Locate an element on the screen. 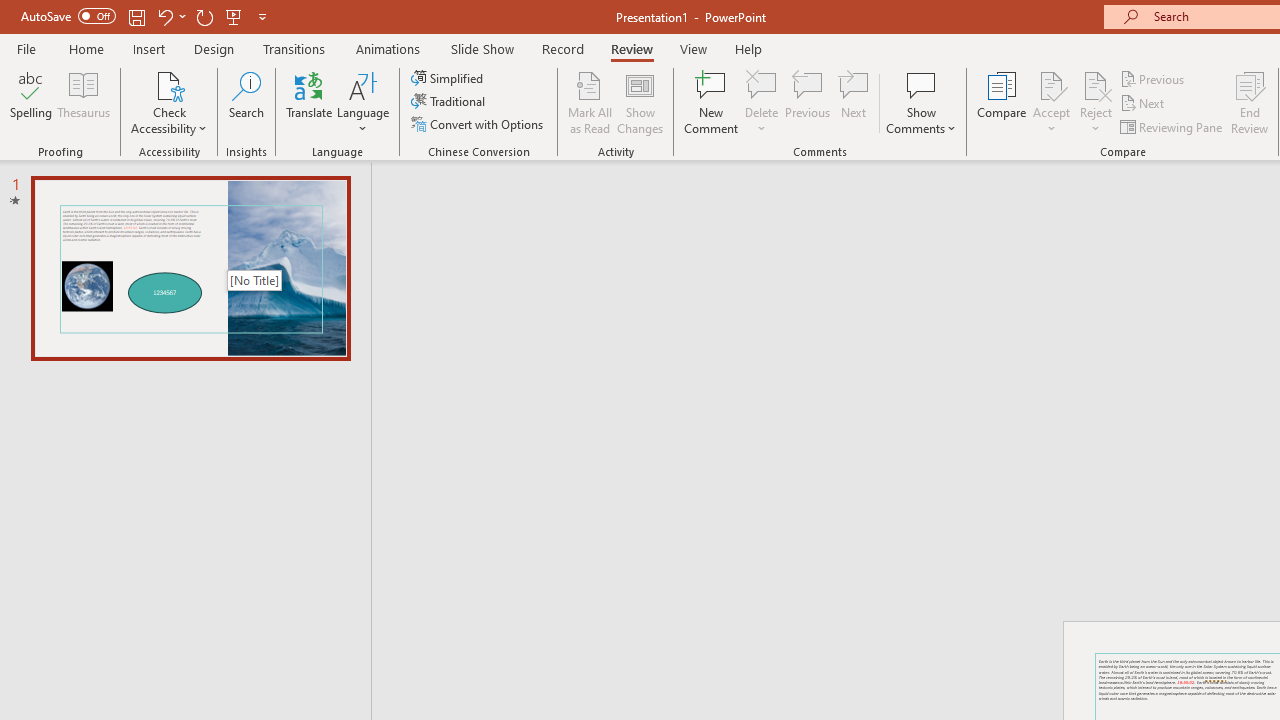  'Simplified' is located at coordinates (448, 77).